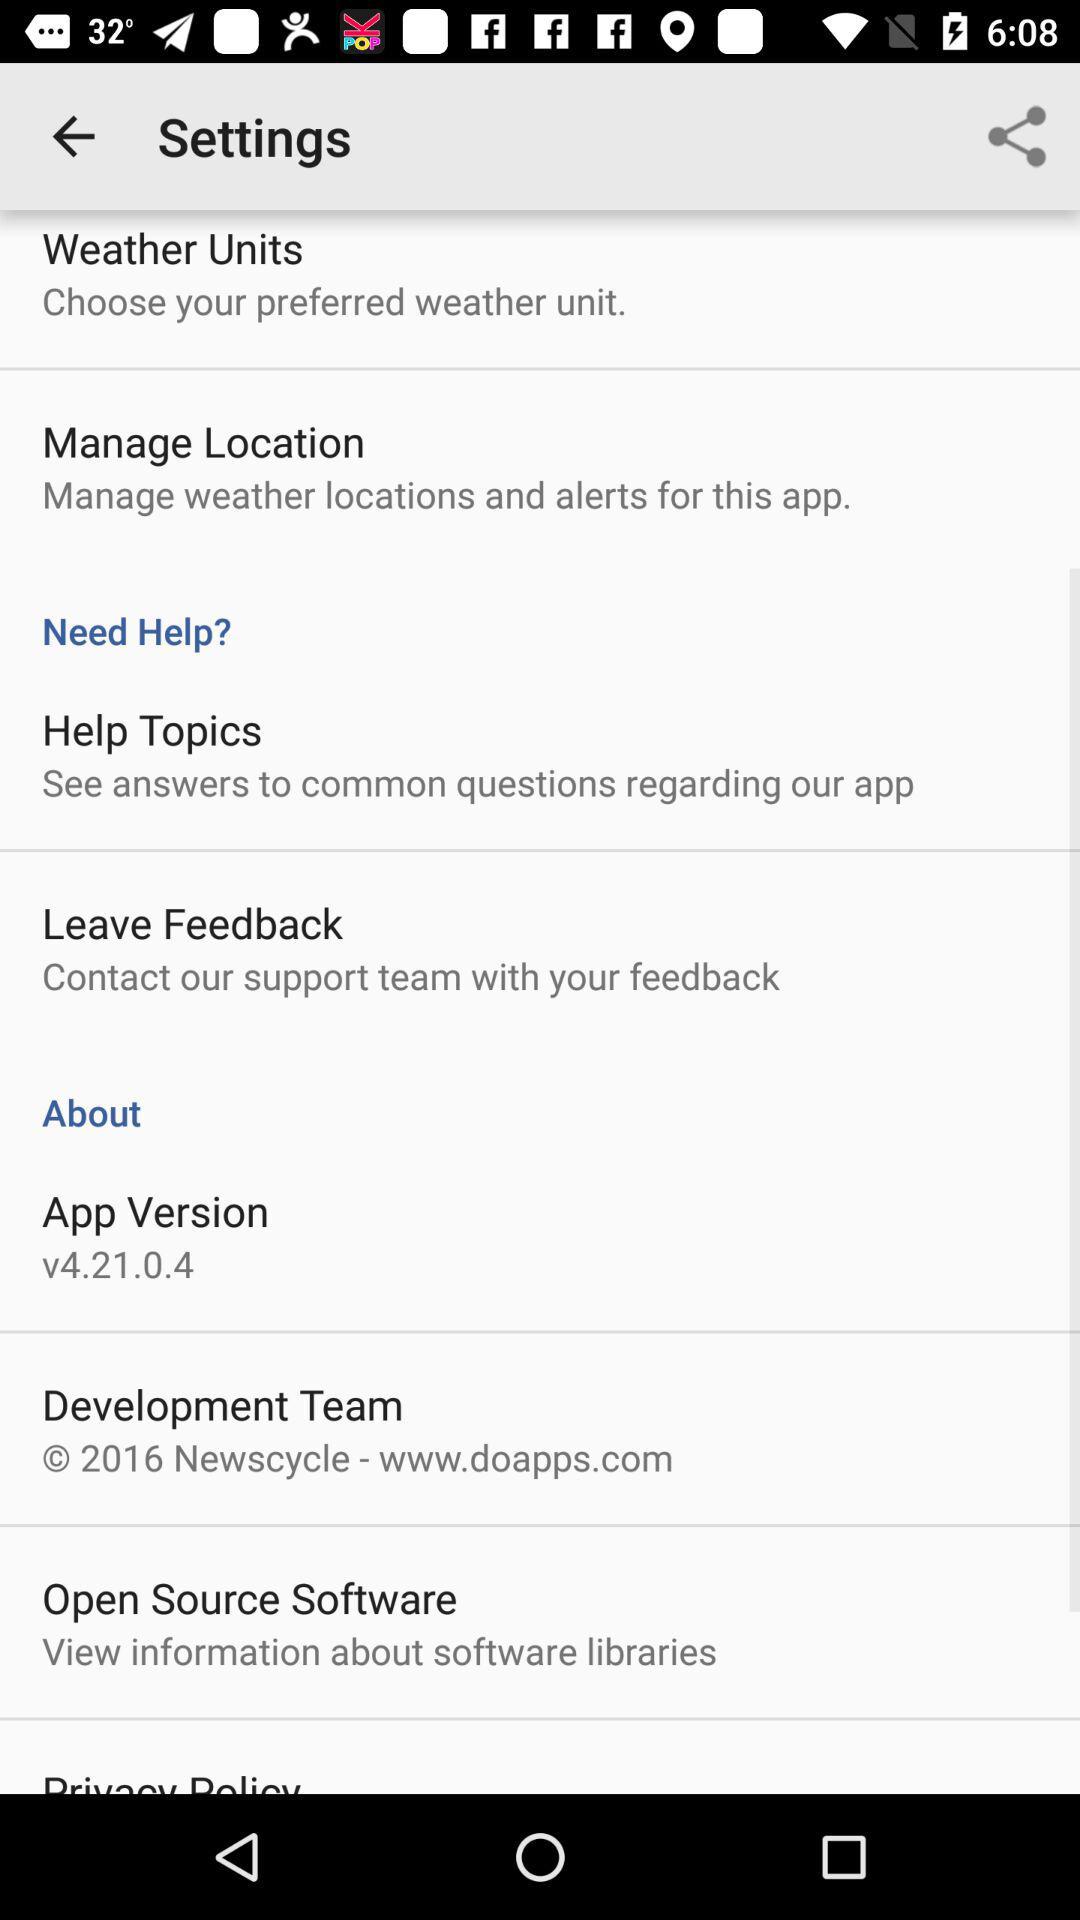 This screenshot has width=1080, height=1920. What do you see at coordinates (151, 728) in the screenshot?
I see `the help topics icon` at bounding box center [151, 728].